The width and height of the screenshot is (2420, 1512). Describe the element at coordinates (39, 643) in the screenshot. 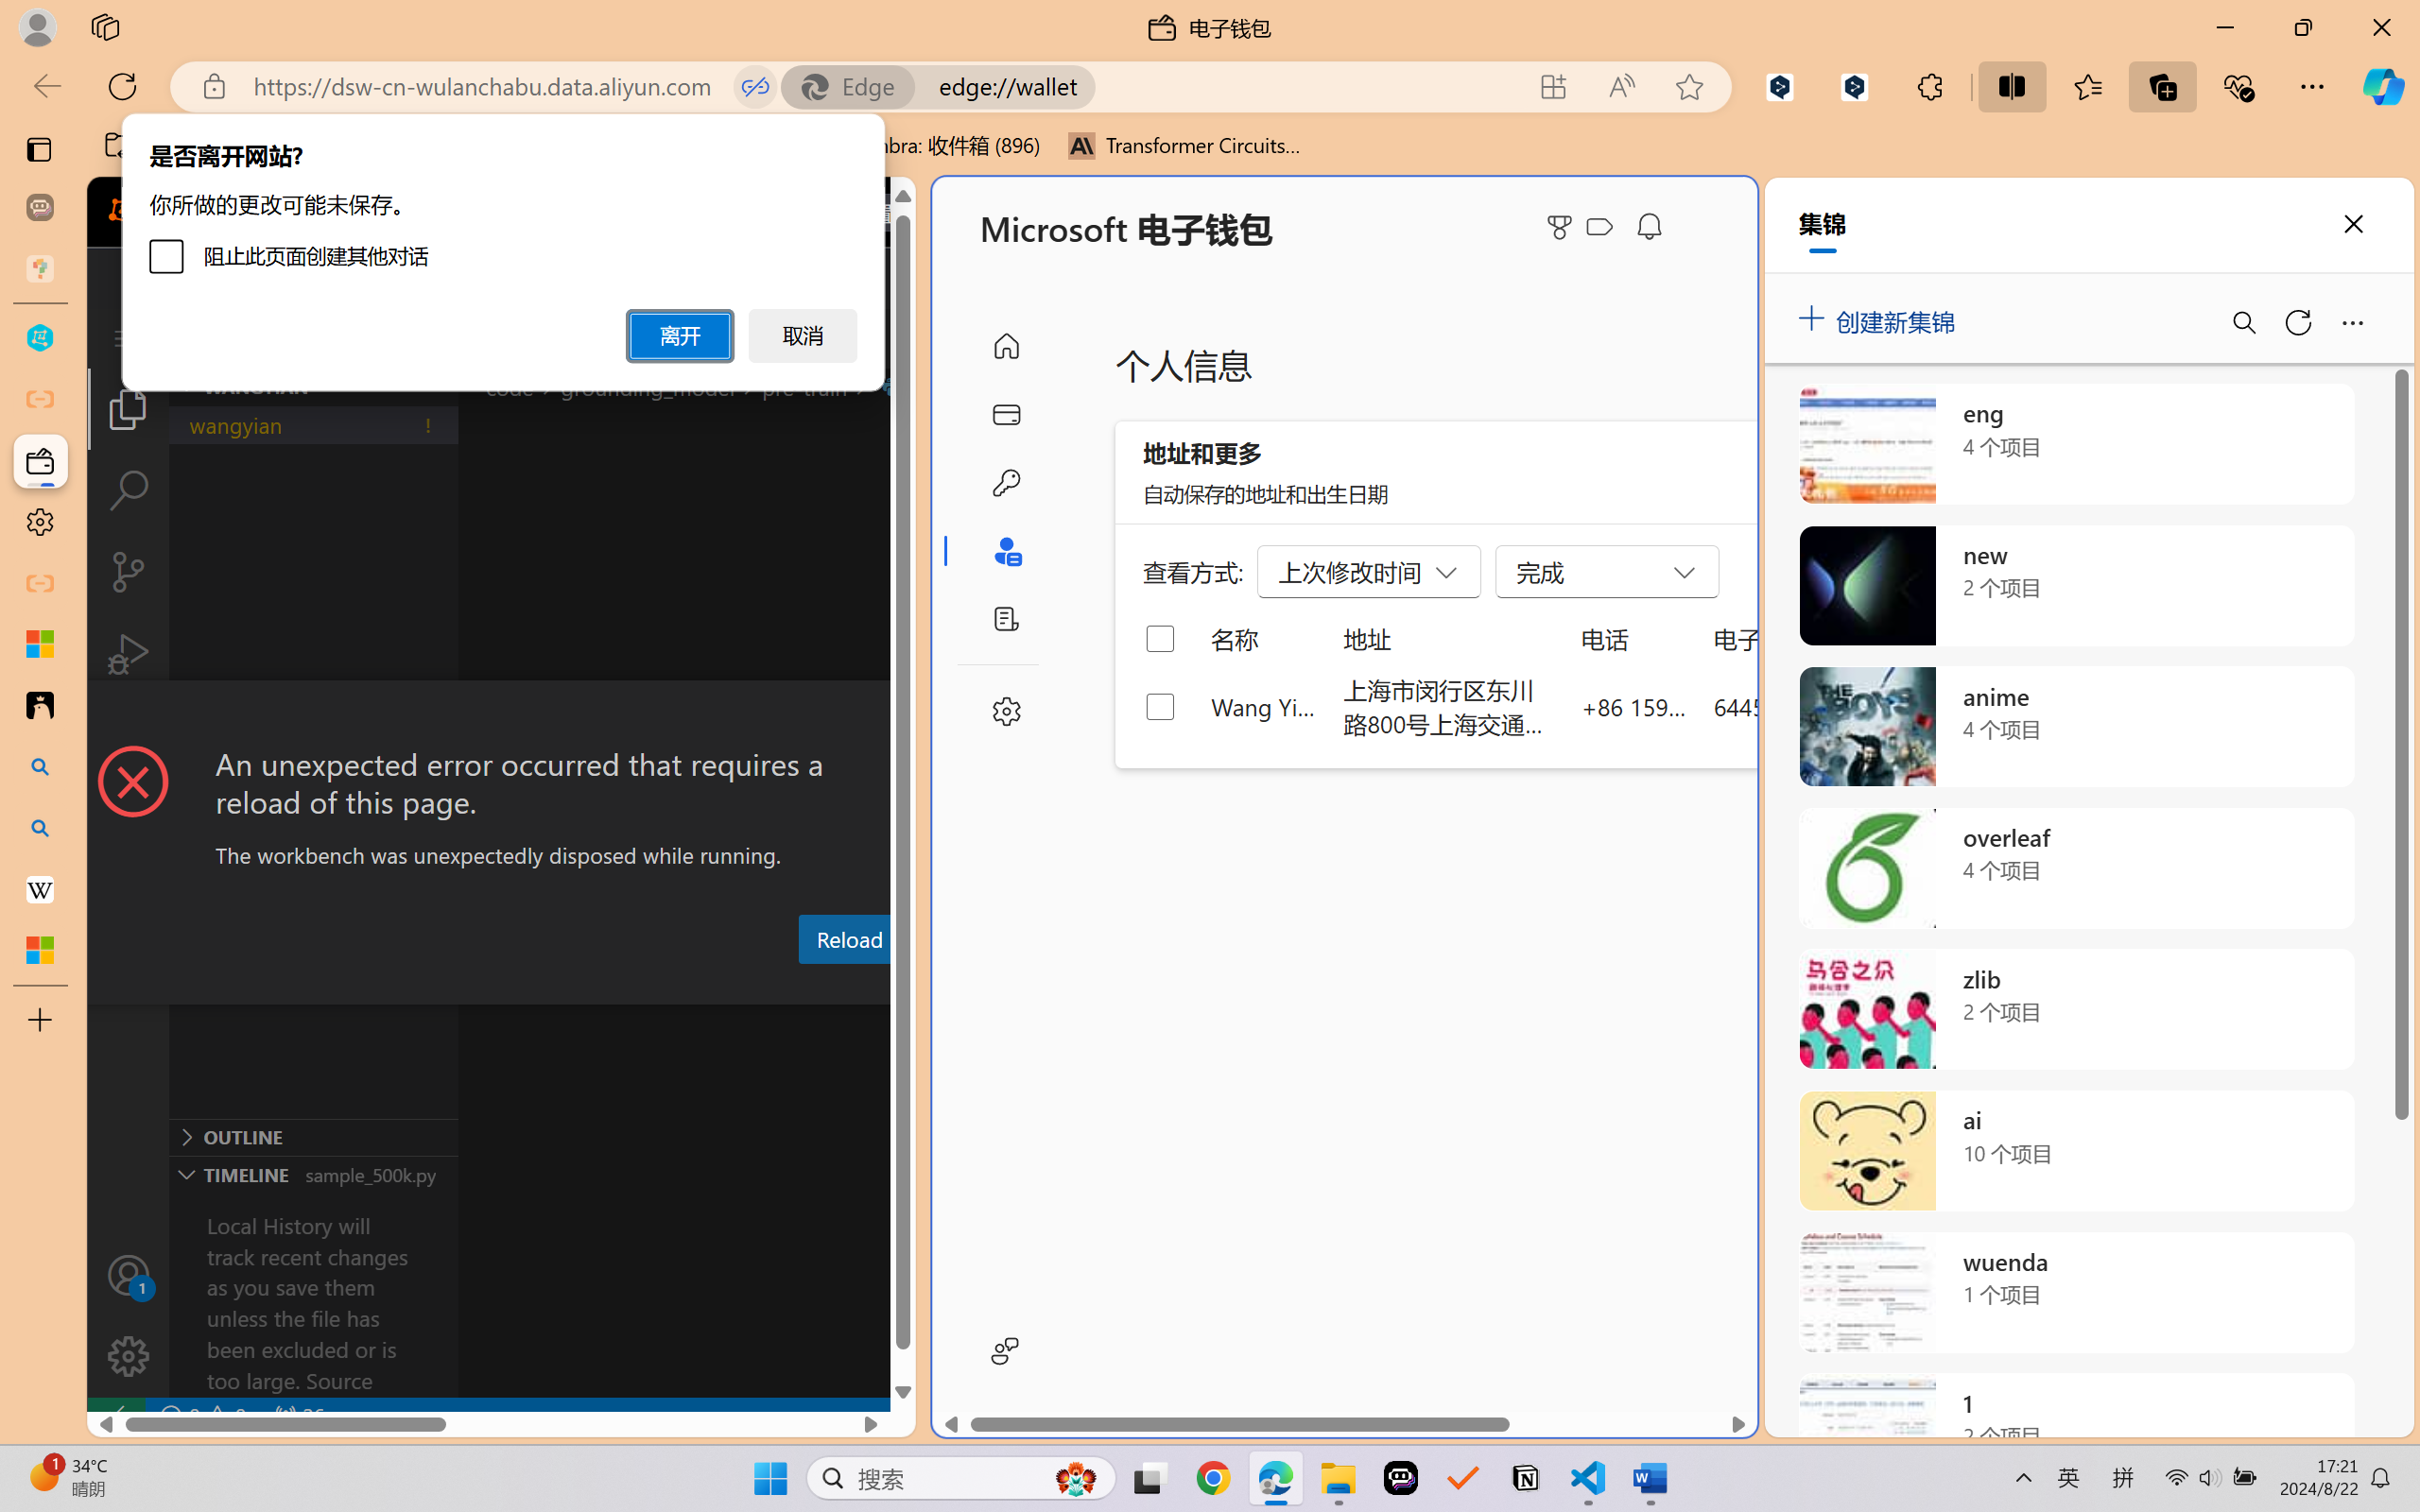

I see `'Adjust indents and spacing - Microsoft Support'` at that location.